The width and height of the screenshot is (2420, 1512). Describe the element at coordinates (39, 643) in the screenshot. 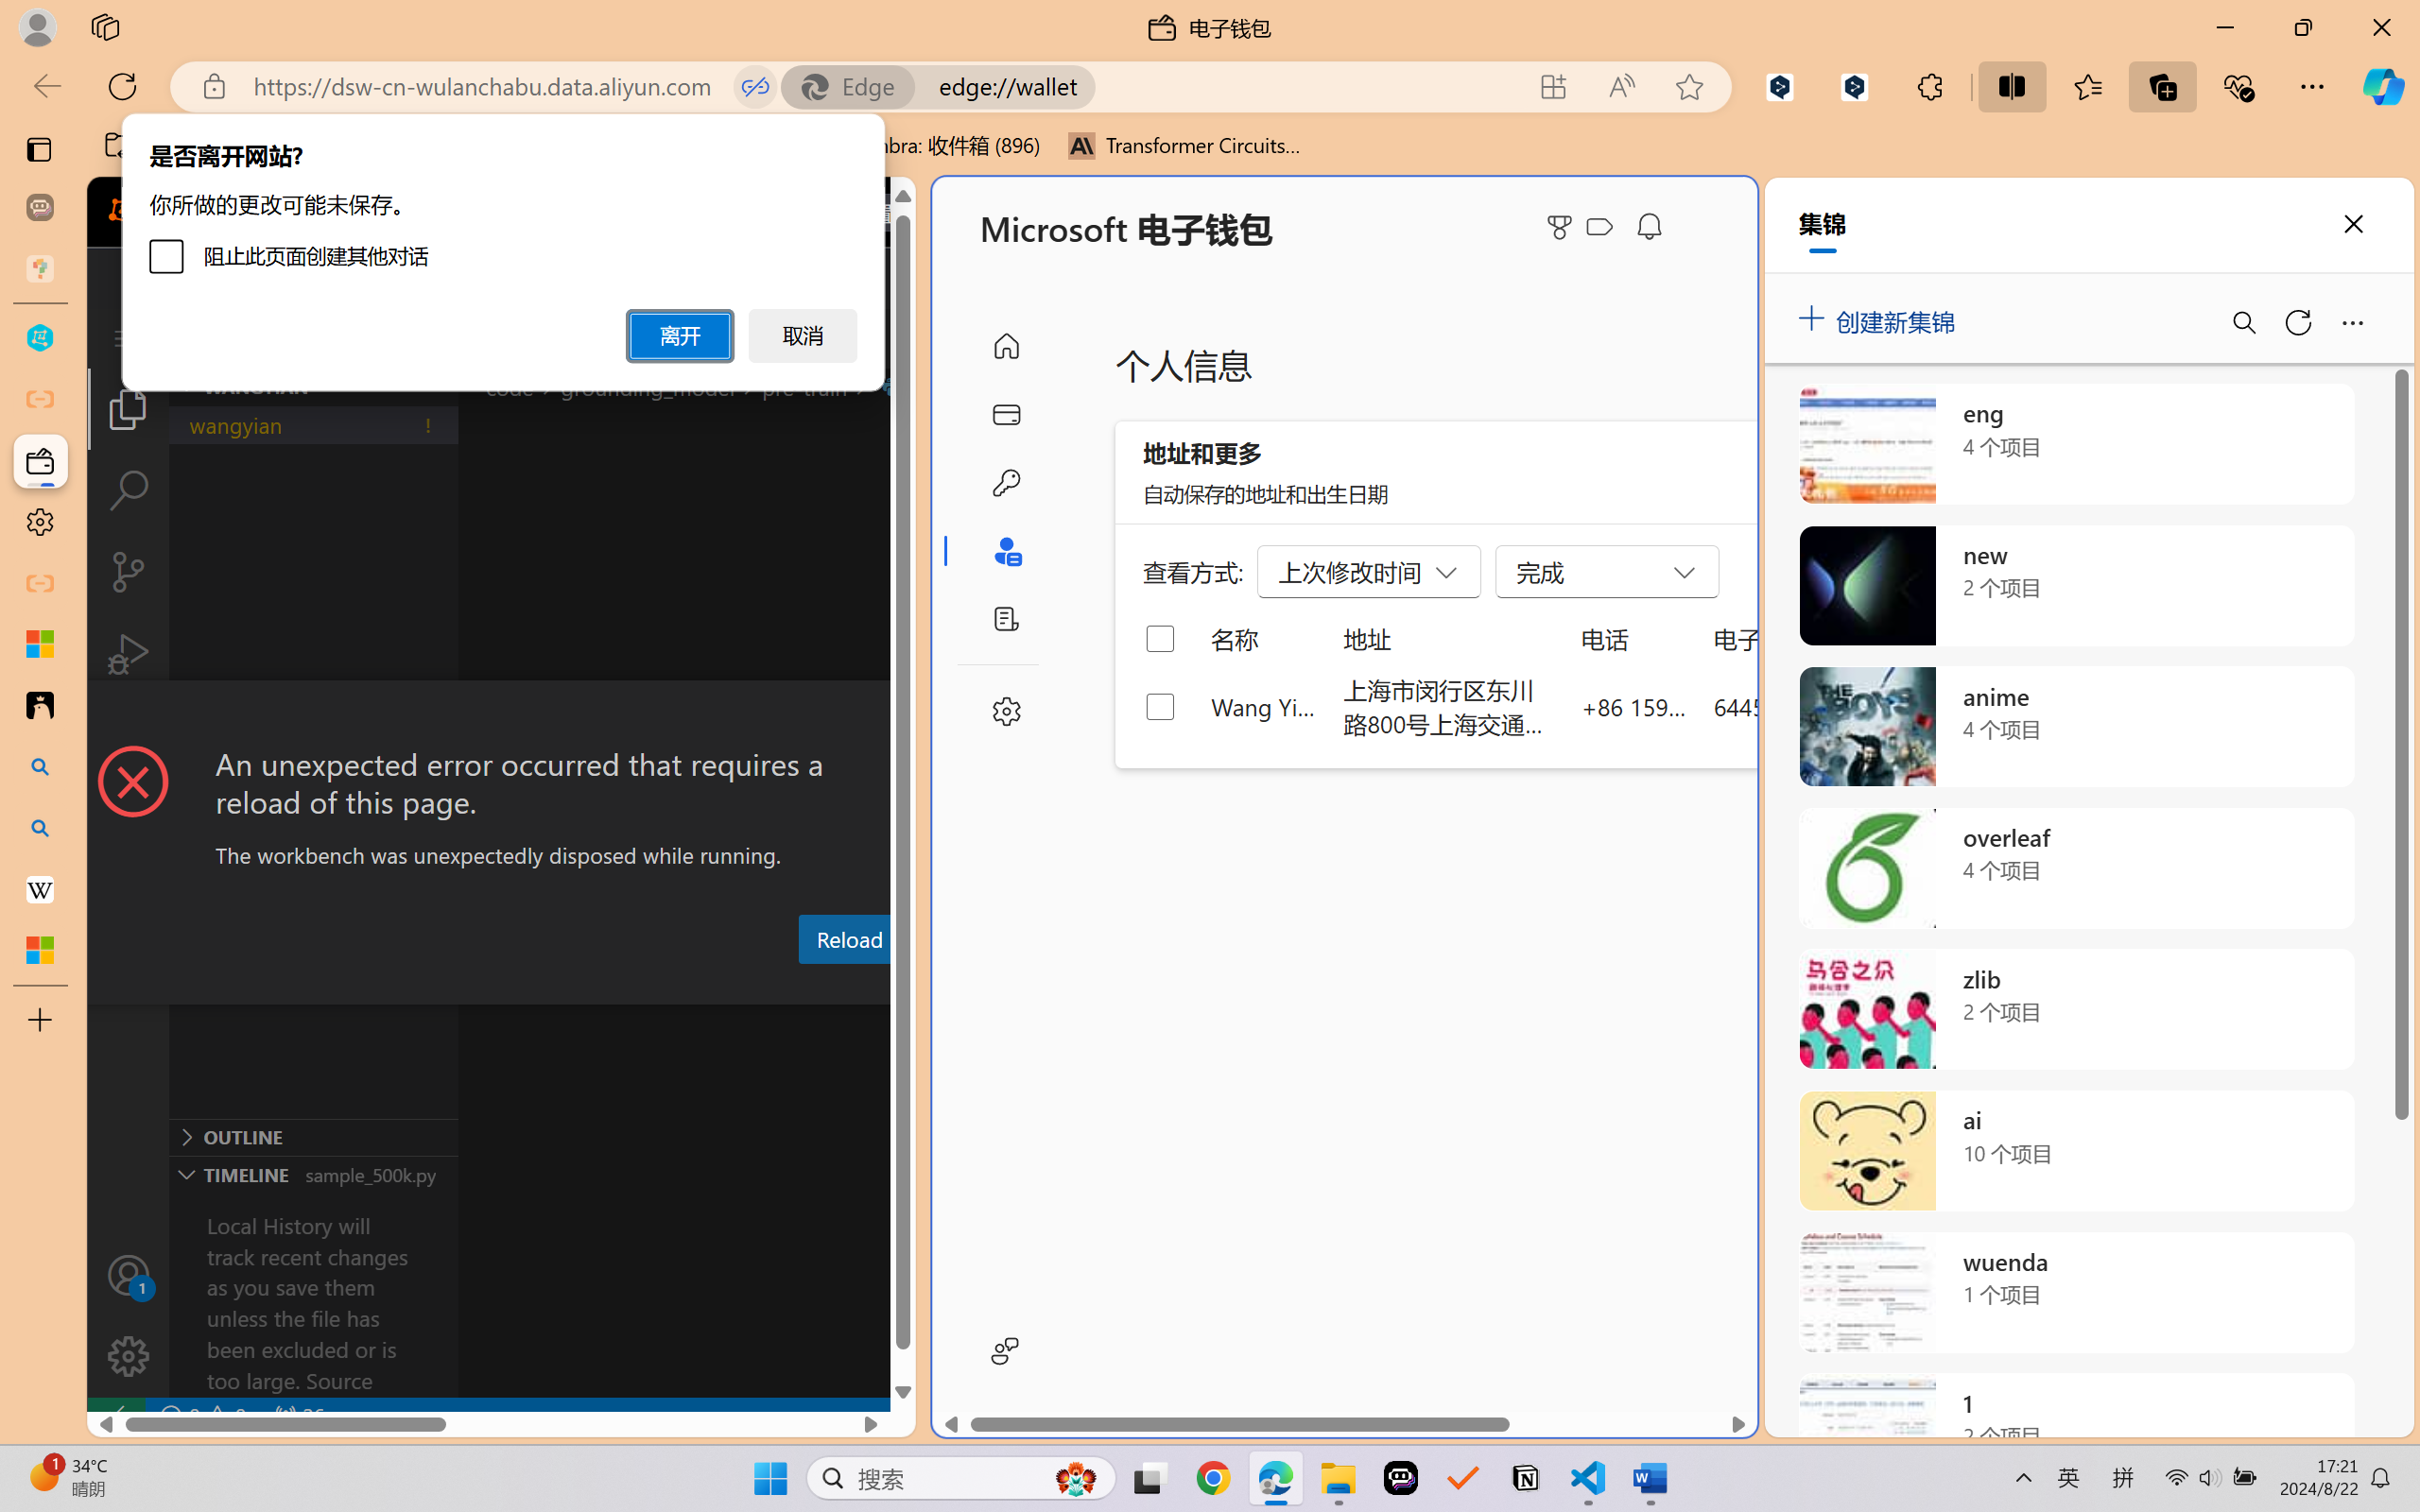

I see `'Adjust indents and spacing - Microsoft Support'` at that location.